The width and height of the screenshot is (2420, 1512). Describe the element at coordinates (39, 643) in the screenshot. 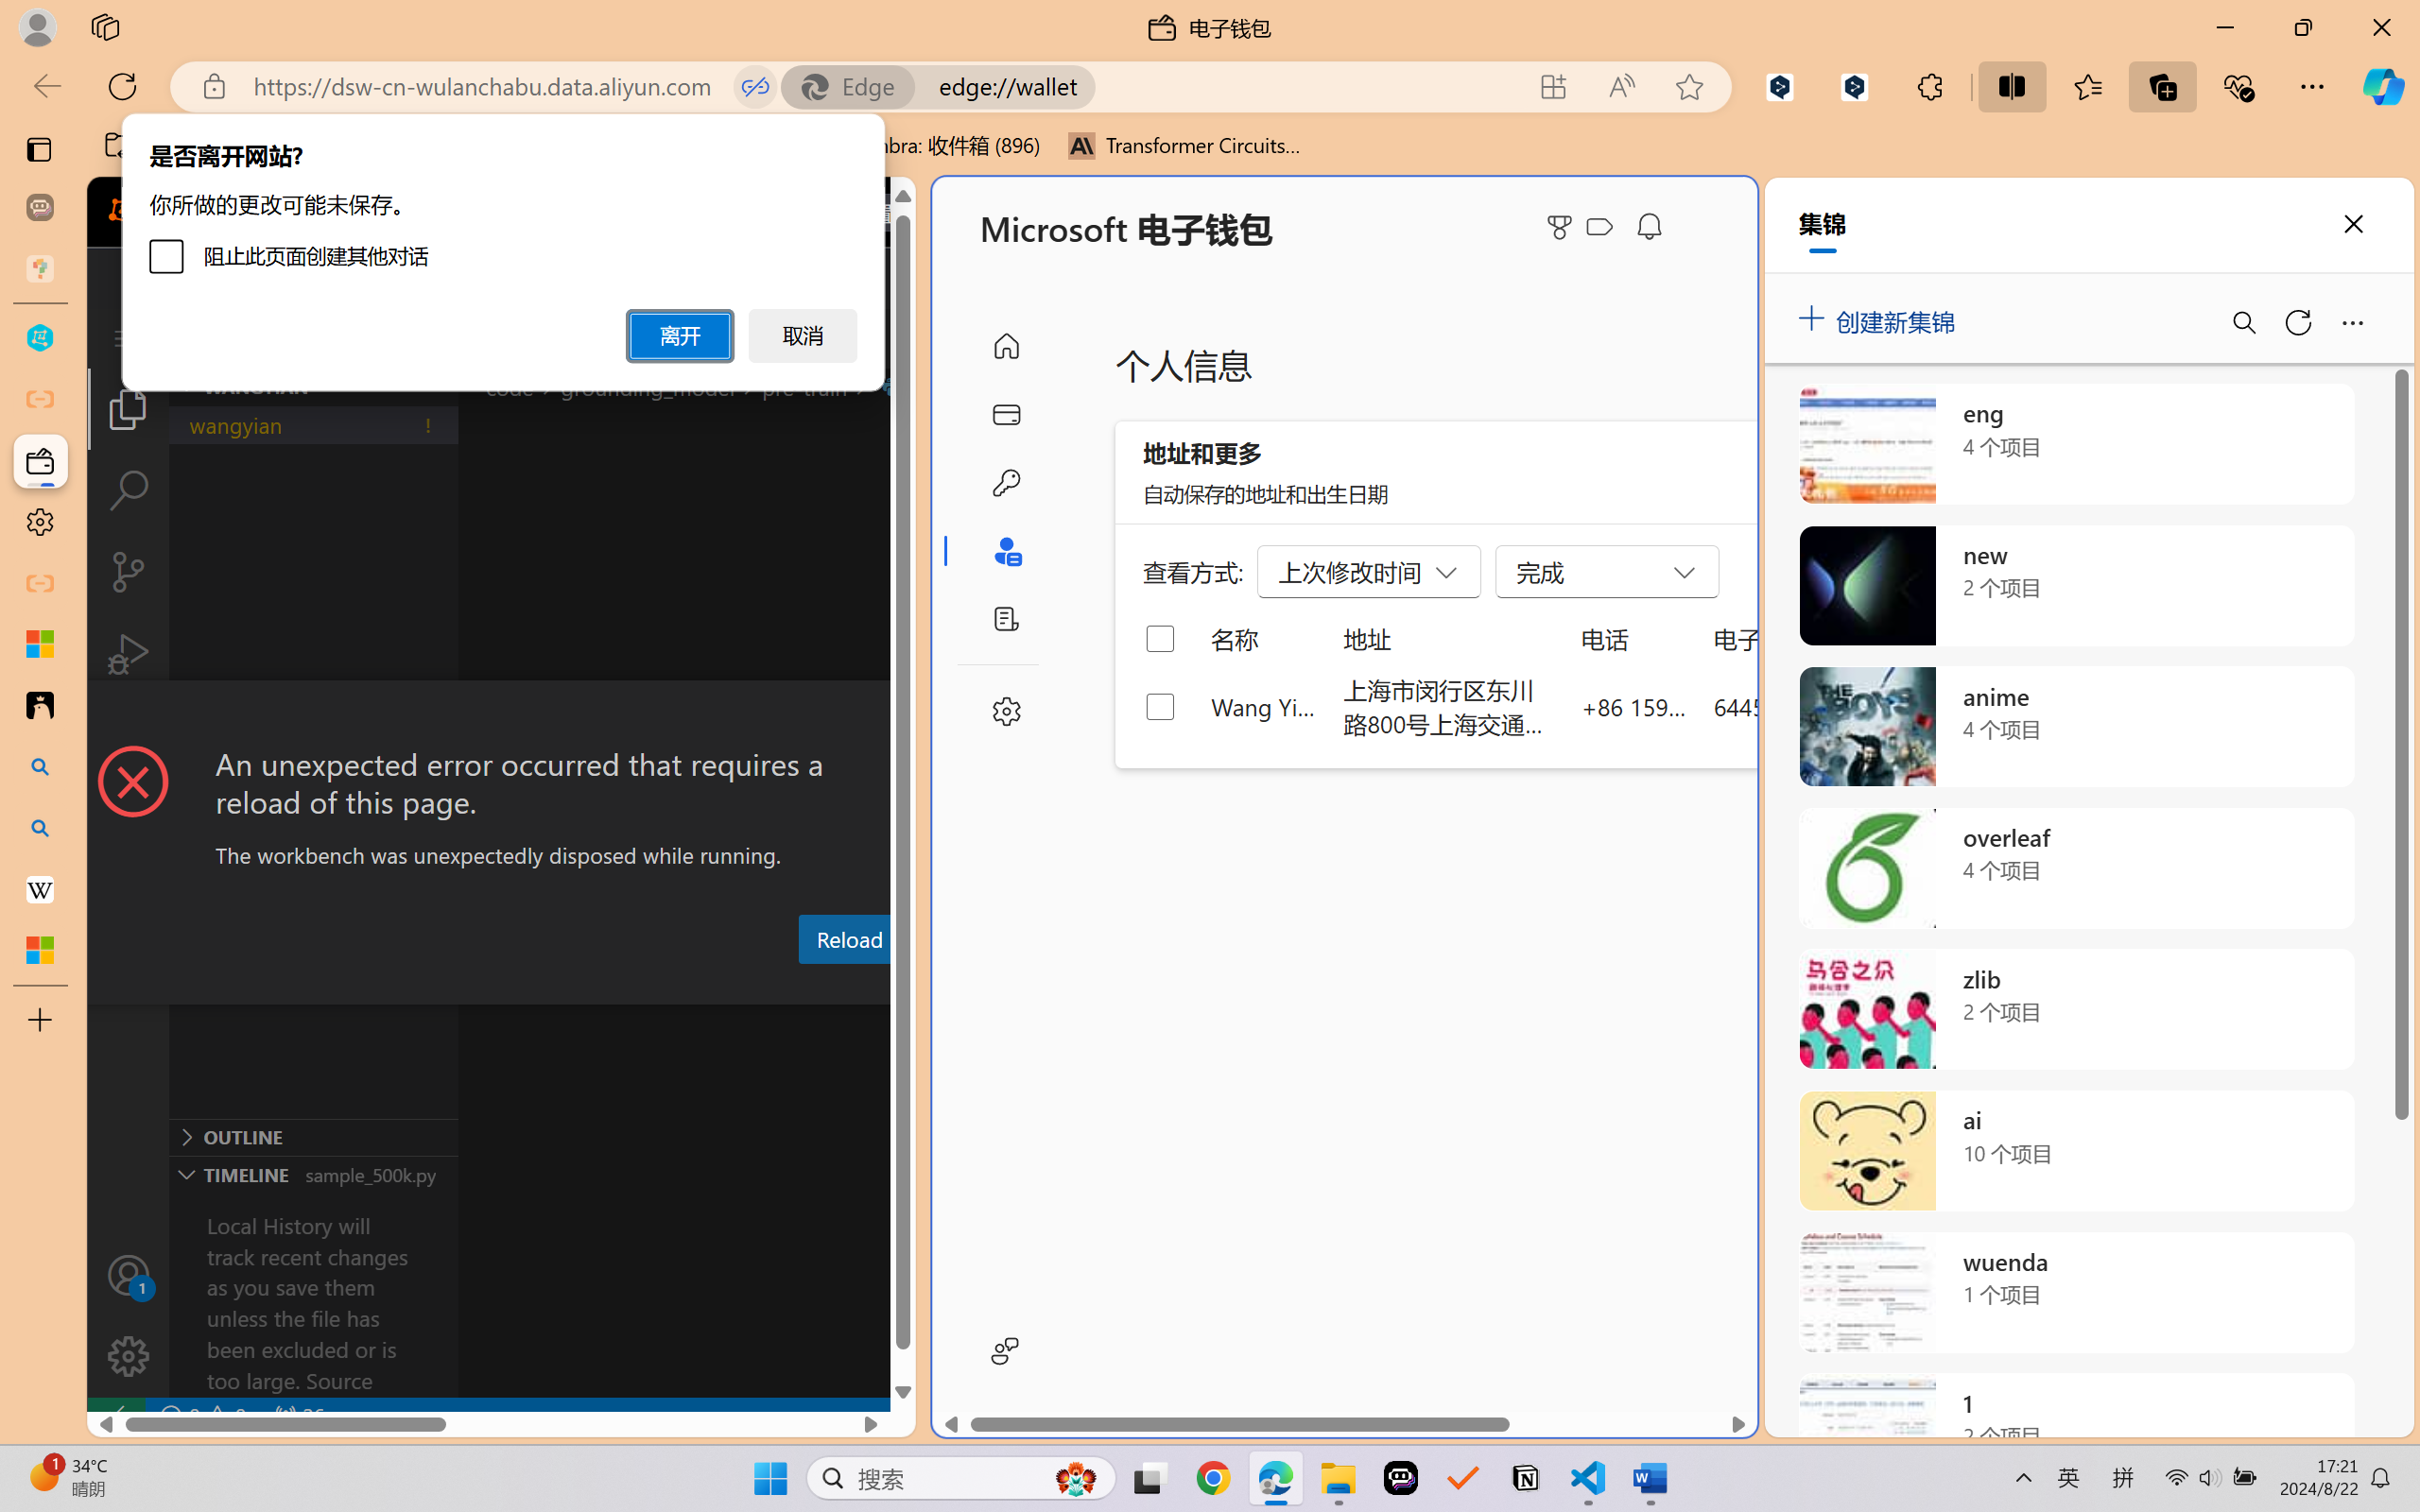

I see `'Adjust indents and spacing - Microsoft Support'` at that location.